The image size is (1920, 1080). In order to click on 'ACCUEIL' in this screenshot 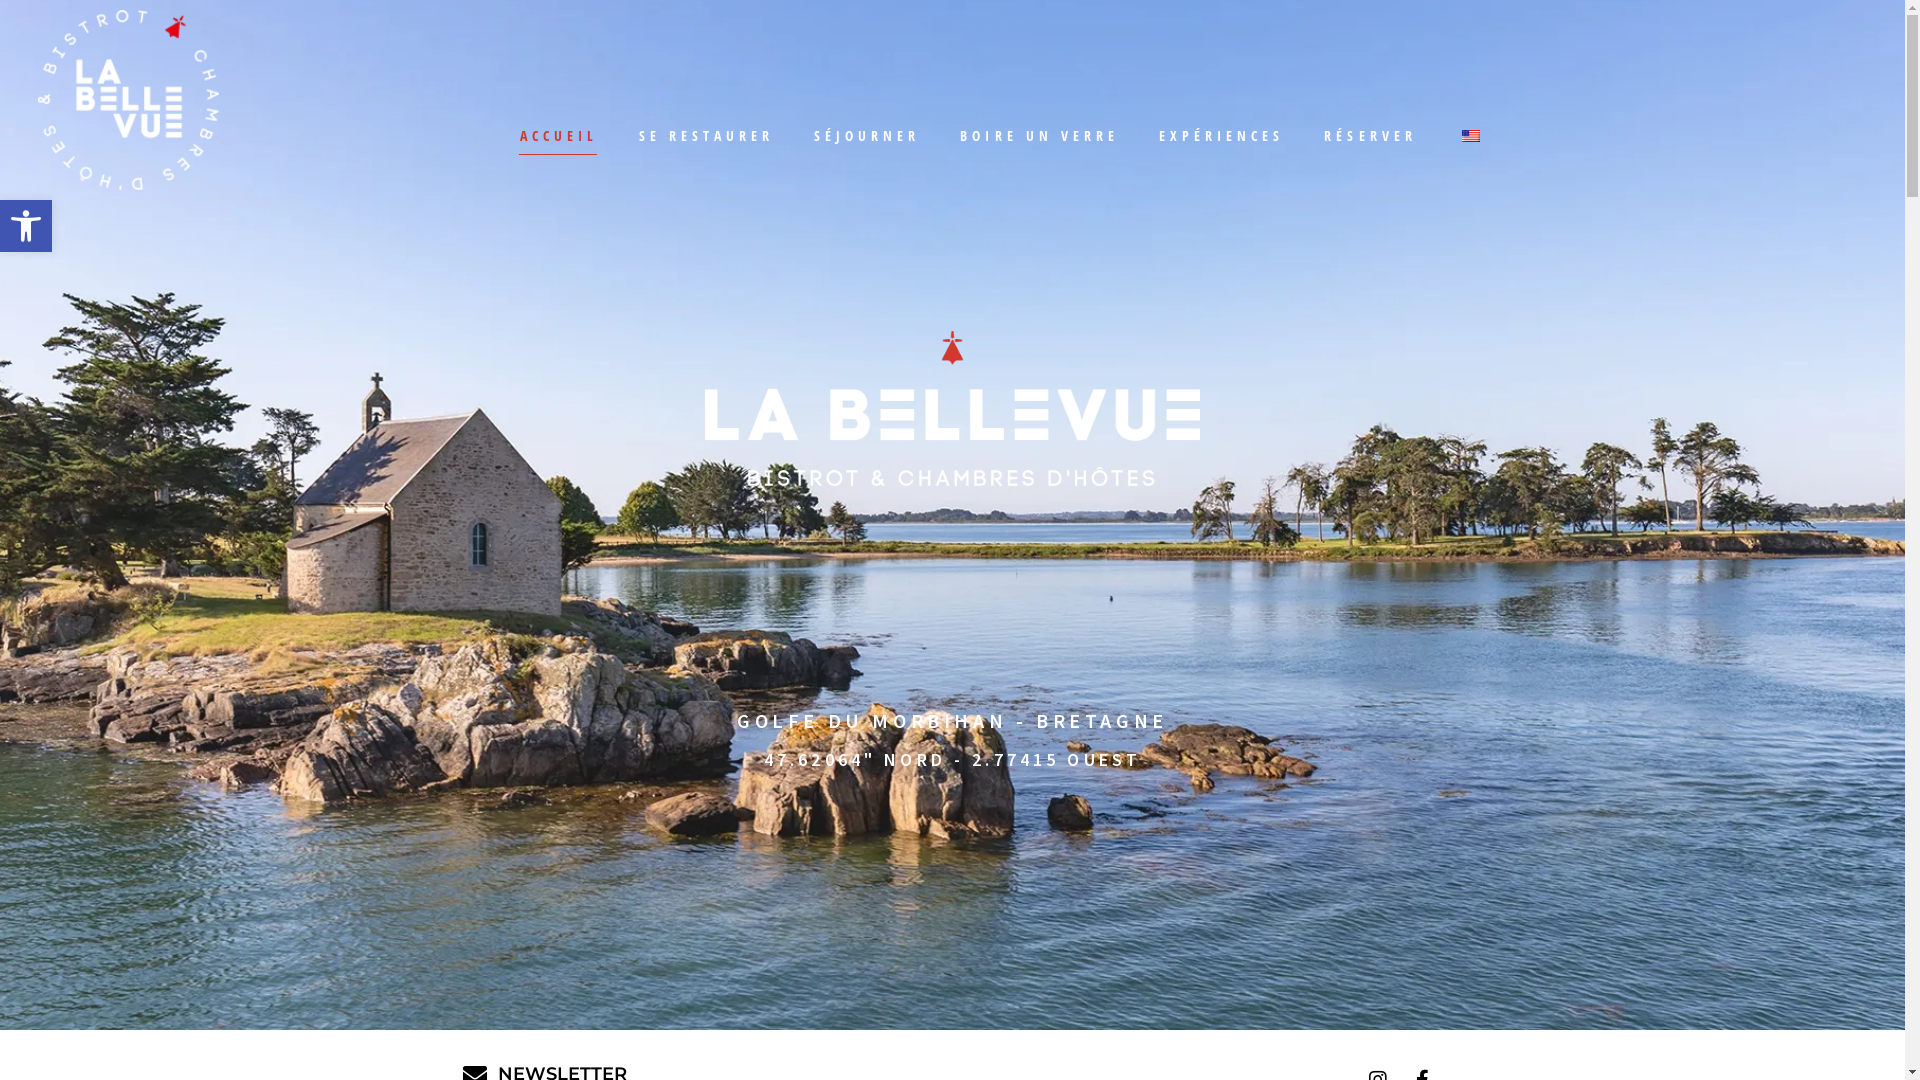, I will do `click(499, 135)`.